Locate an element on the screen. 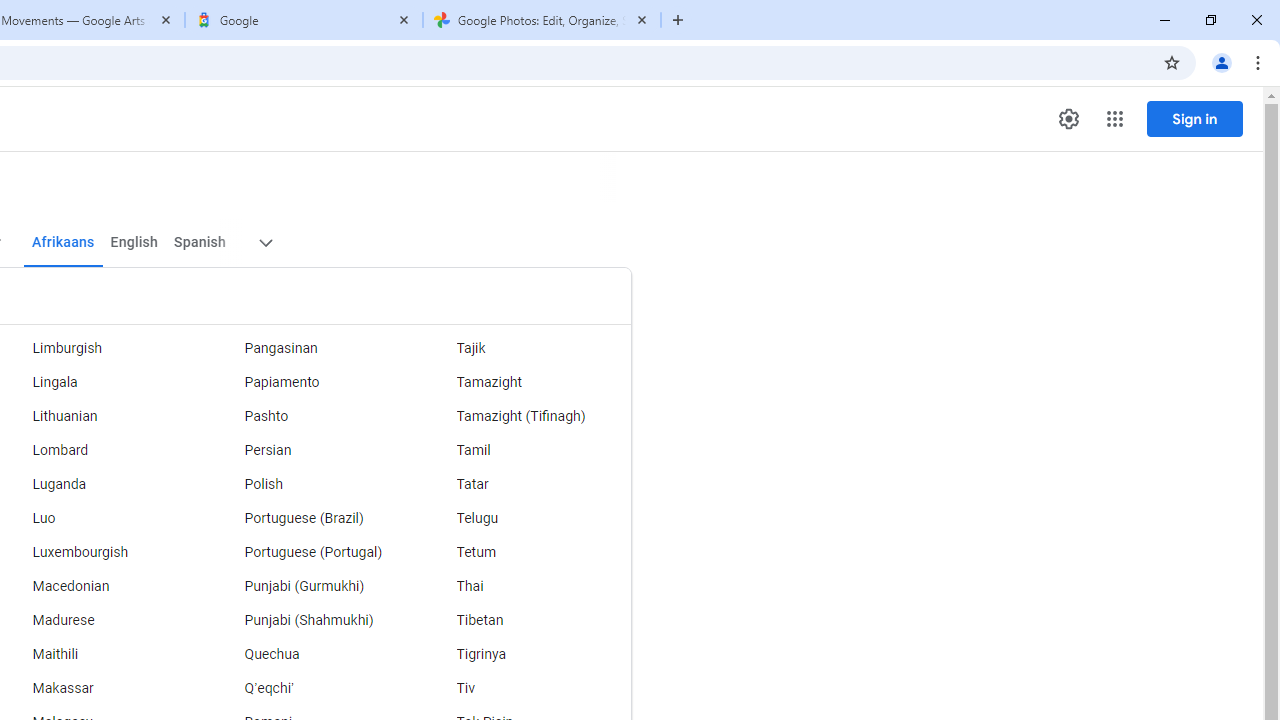  'Thai' is located at coordinates (525, 586).